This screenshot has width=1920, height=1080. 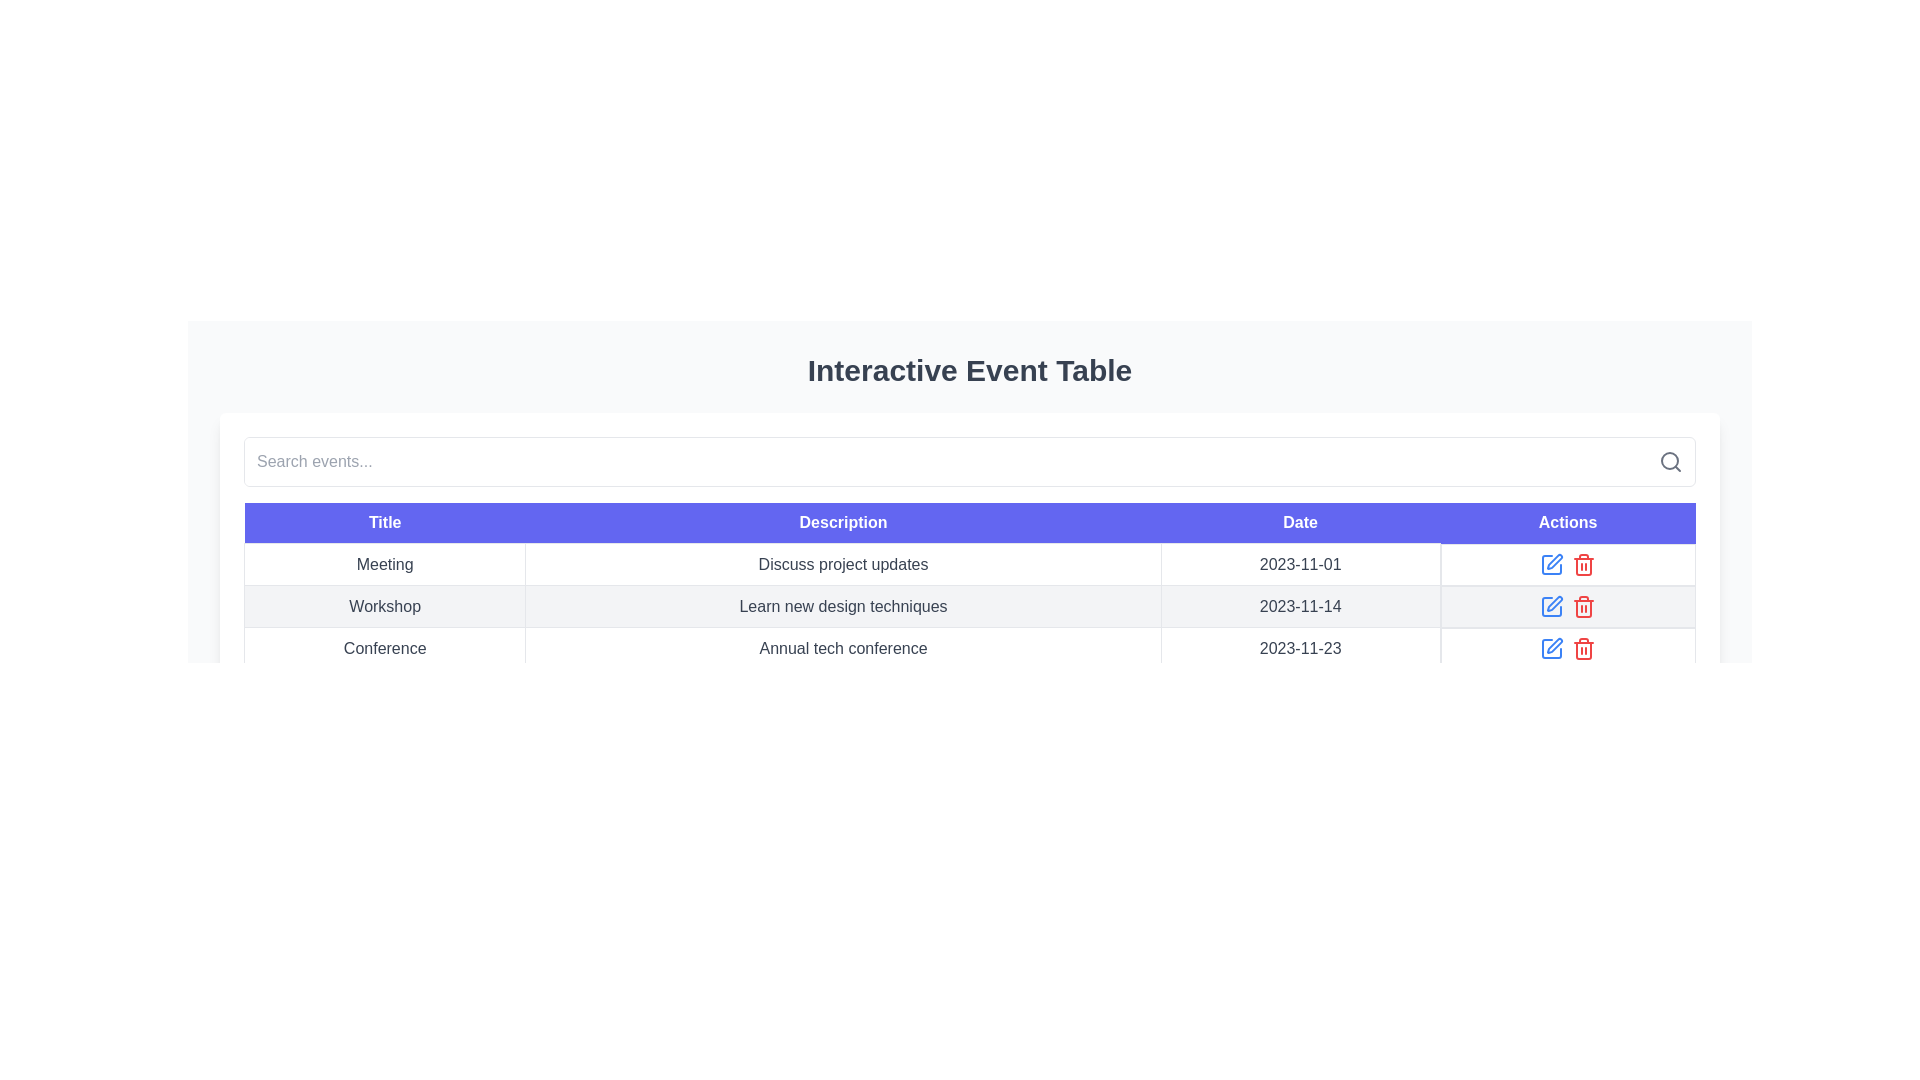 What do you see at coordinates (1551, 605) in the screenshot?
I see `the edit icon button located in the second row of the 'Actions' column in the interactive table` at bounding box center [1551, 605].